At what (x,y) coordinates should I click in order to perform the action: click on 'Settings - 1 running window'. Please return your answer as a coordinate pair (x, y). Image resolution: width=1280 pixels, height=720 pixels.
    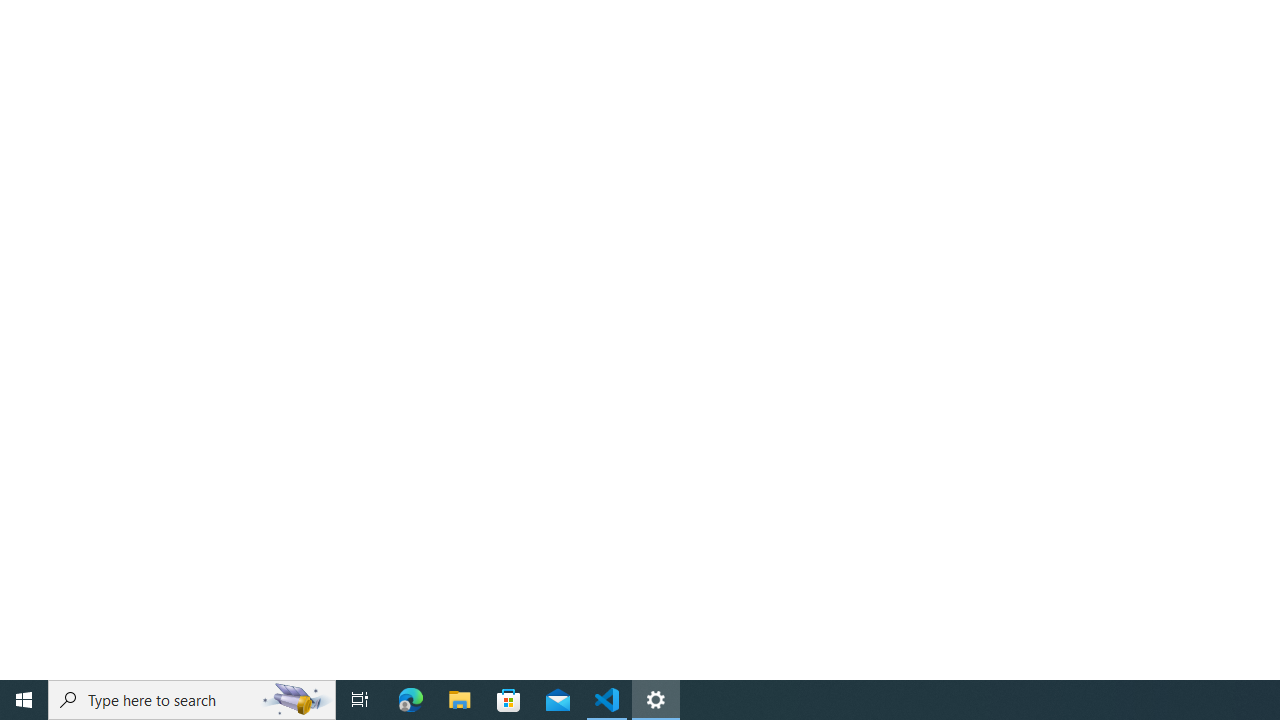
    Looking at the image, I should click on (656, 698).